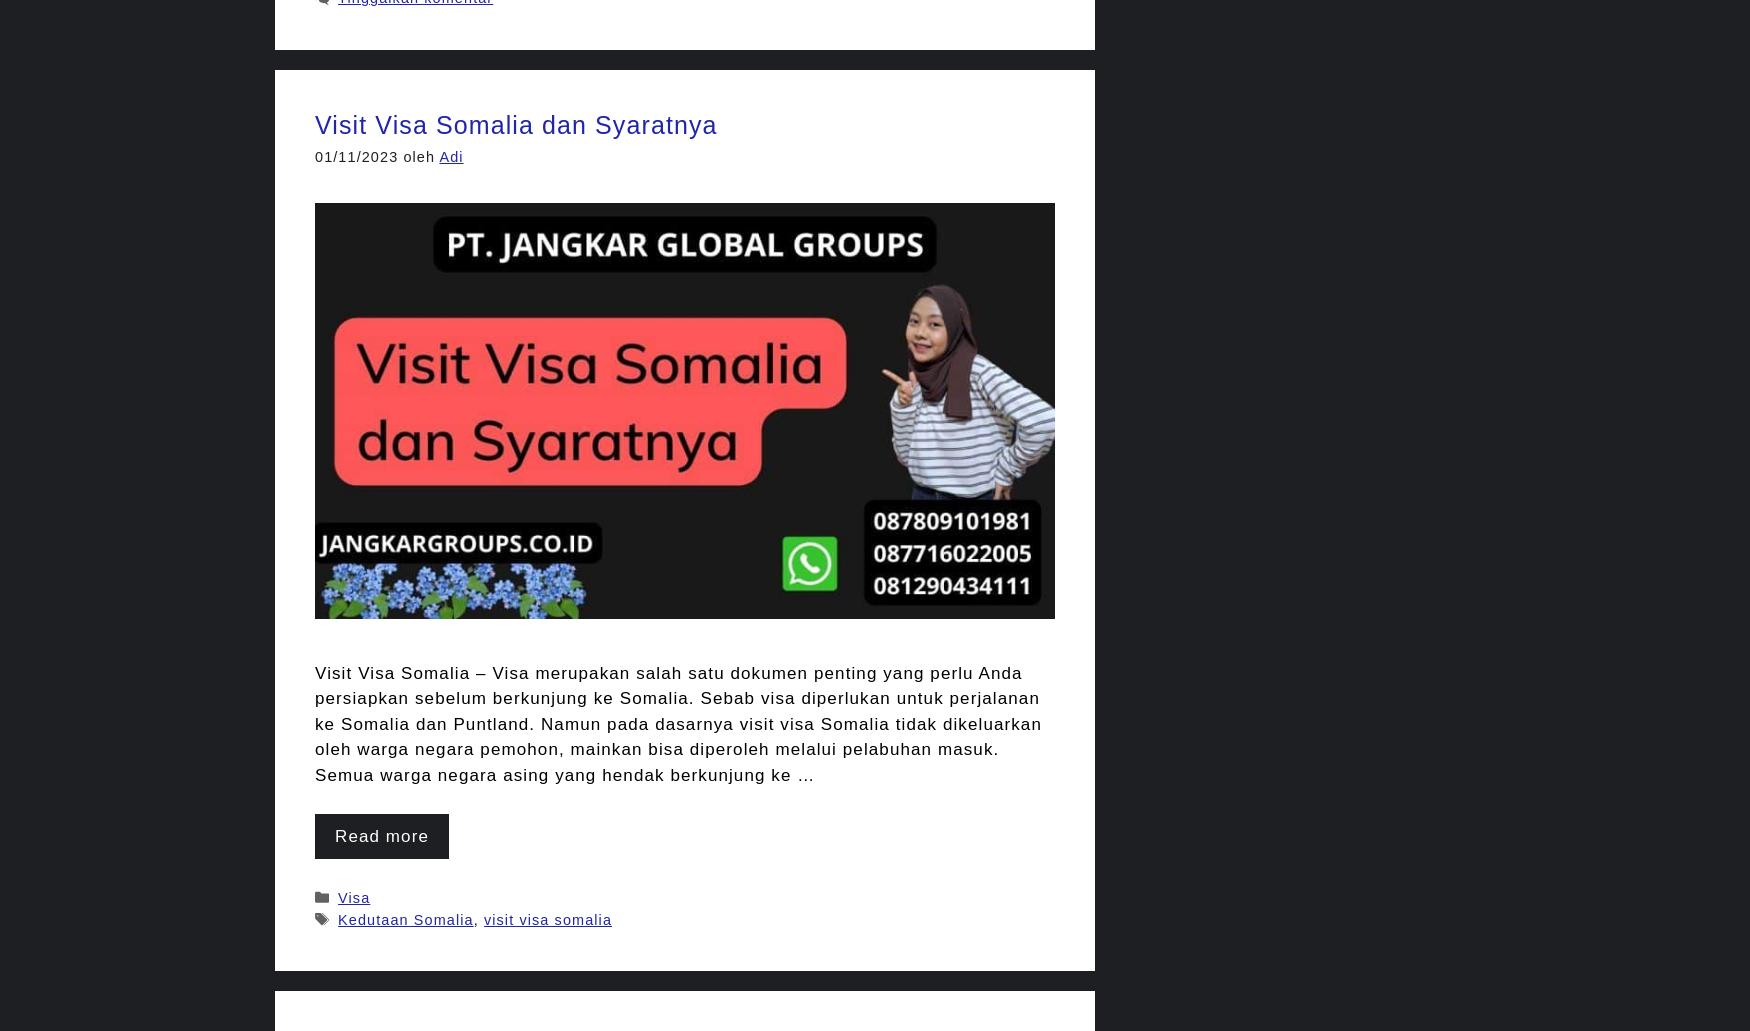 The image size is (1750, 1031). What do you see at coordinates (515, 123) in the screenshot?
I see `'Visit Visa Somalia dan Syaratnya'` at bounding box center [515, 123].